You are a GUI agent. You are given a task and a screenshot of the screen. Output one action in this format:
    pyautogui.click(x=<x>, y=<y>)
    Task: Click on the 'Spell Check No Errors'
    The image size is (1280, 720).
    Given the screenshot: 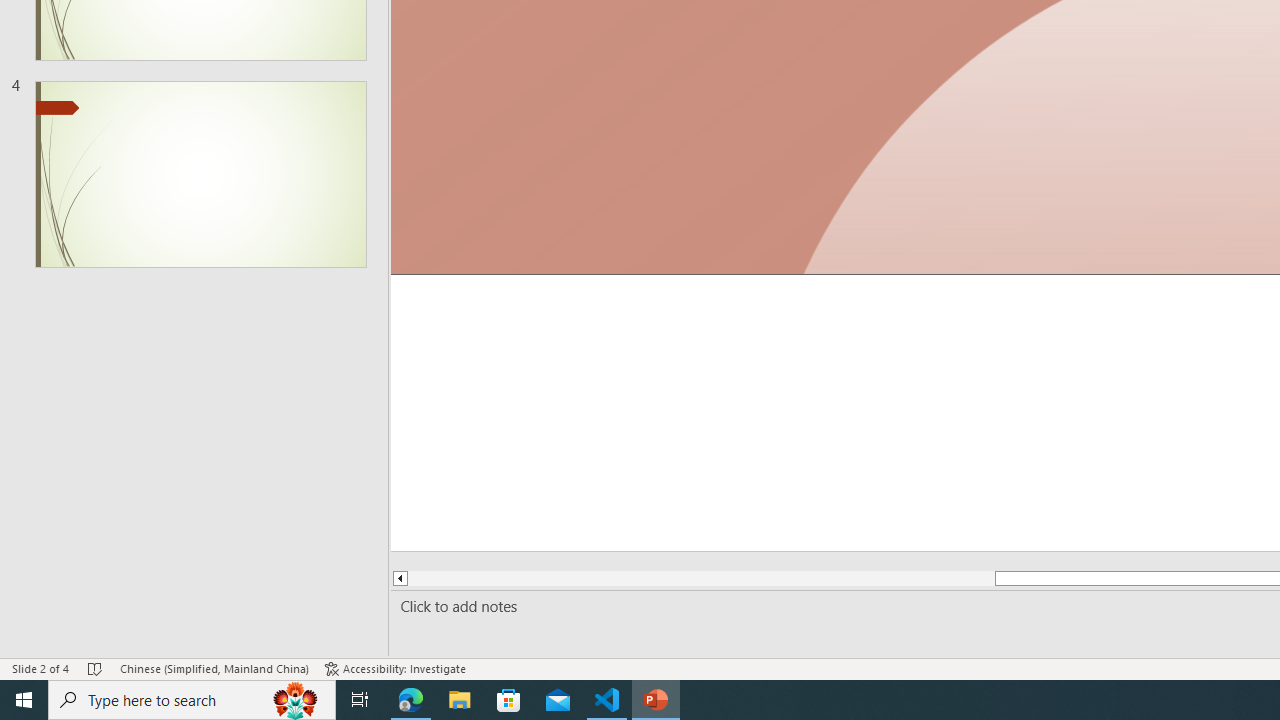 What is the action you would take?
    pyautogui.click(x=95, y=669)
    